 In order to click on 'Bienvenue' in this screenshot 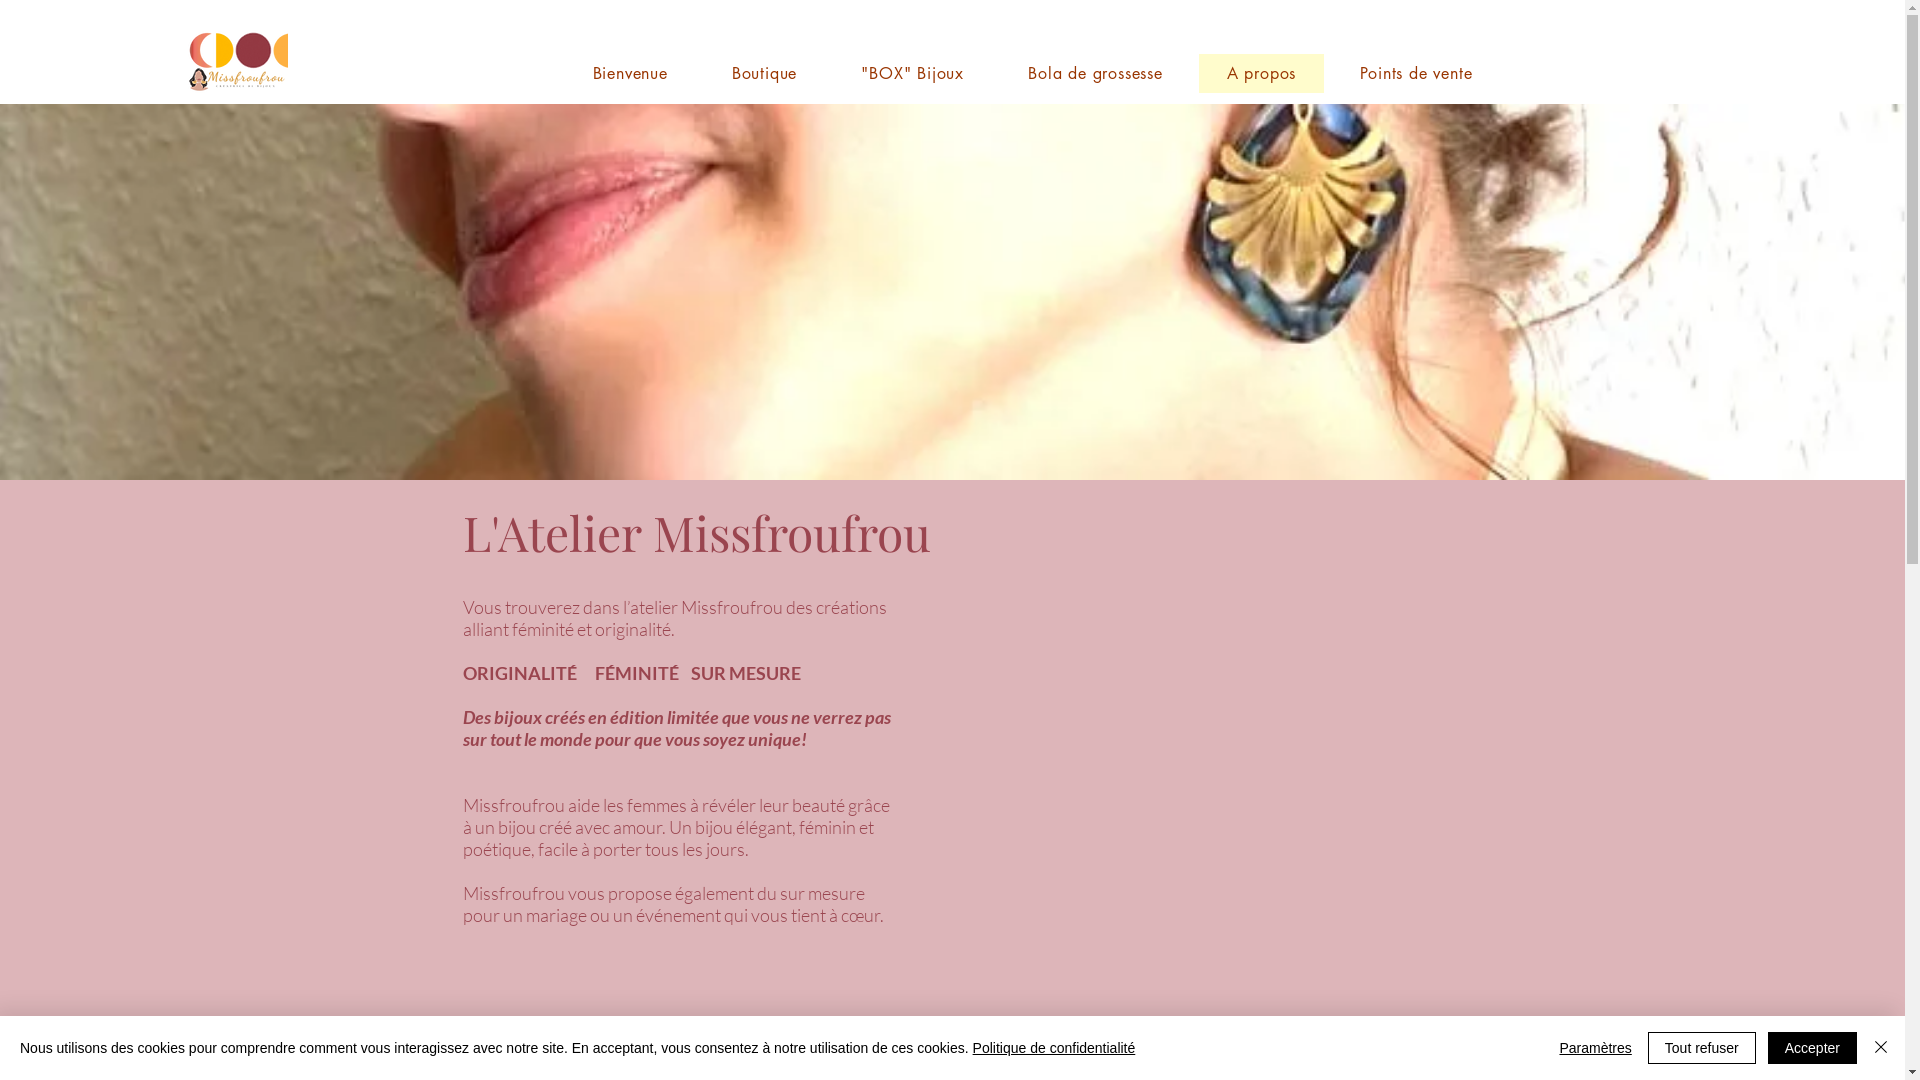, I will do `click(563, 72)`.